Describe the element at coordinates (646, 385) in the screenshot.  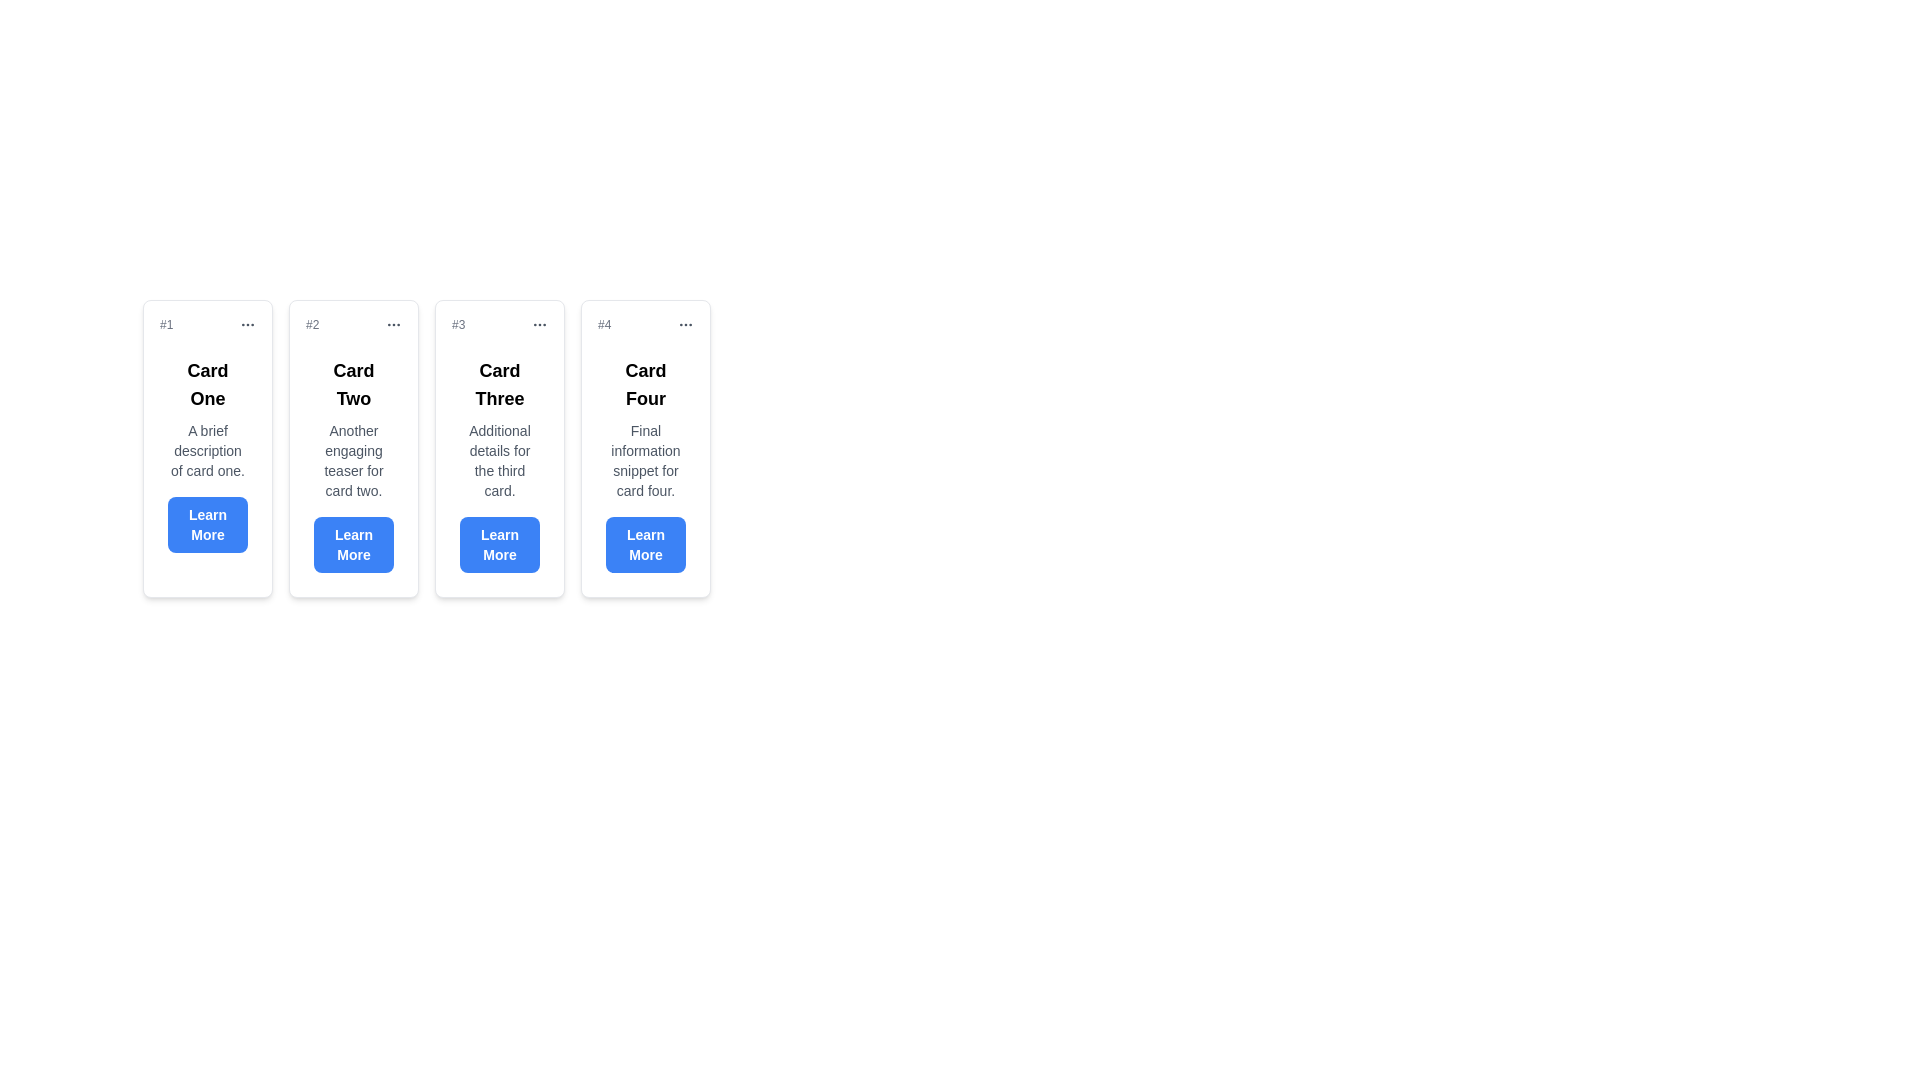
I see `the Text label that serves as the title for the fourth card, which is labeled 'Card Four' and positioned at the top of the card` at that location.